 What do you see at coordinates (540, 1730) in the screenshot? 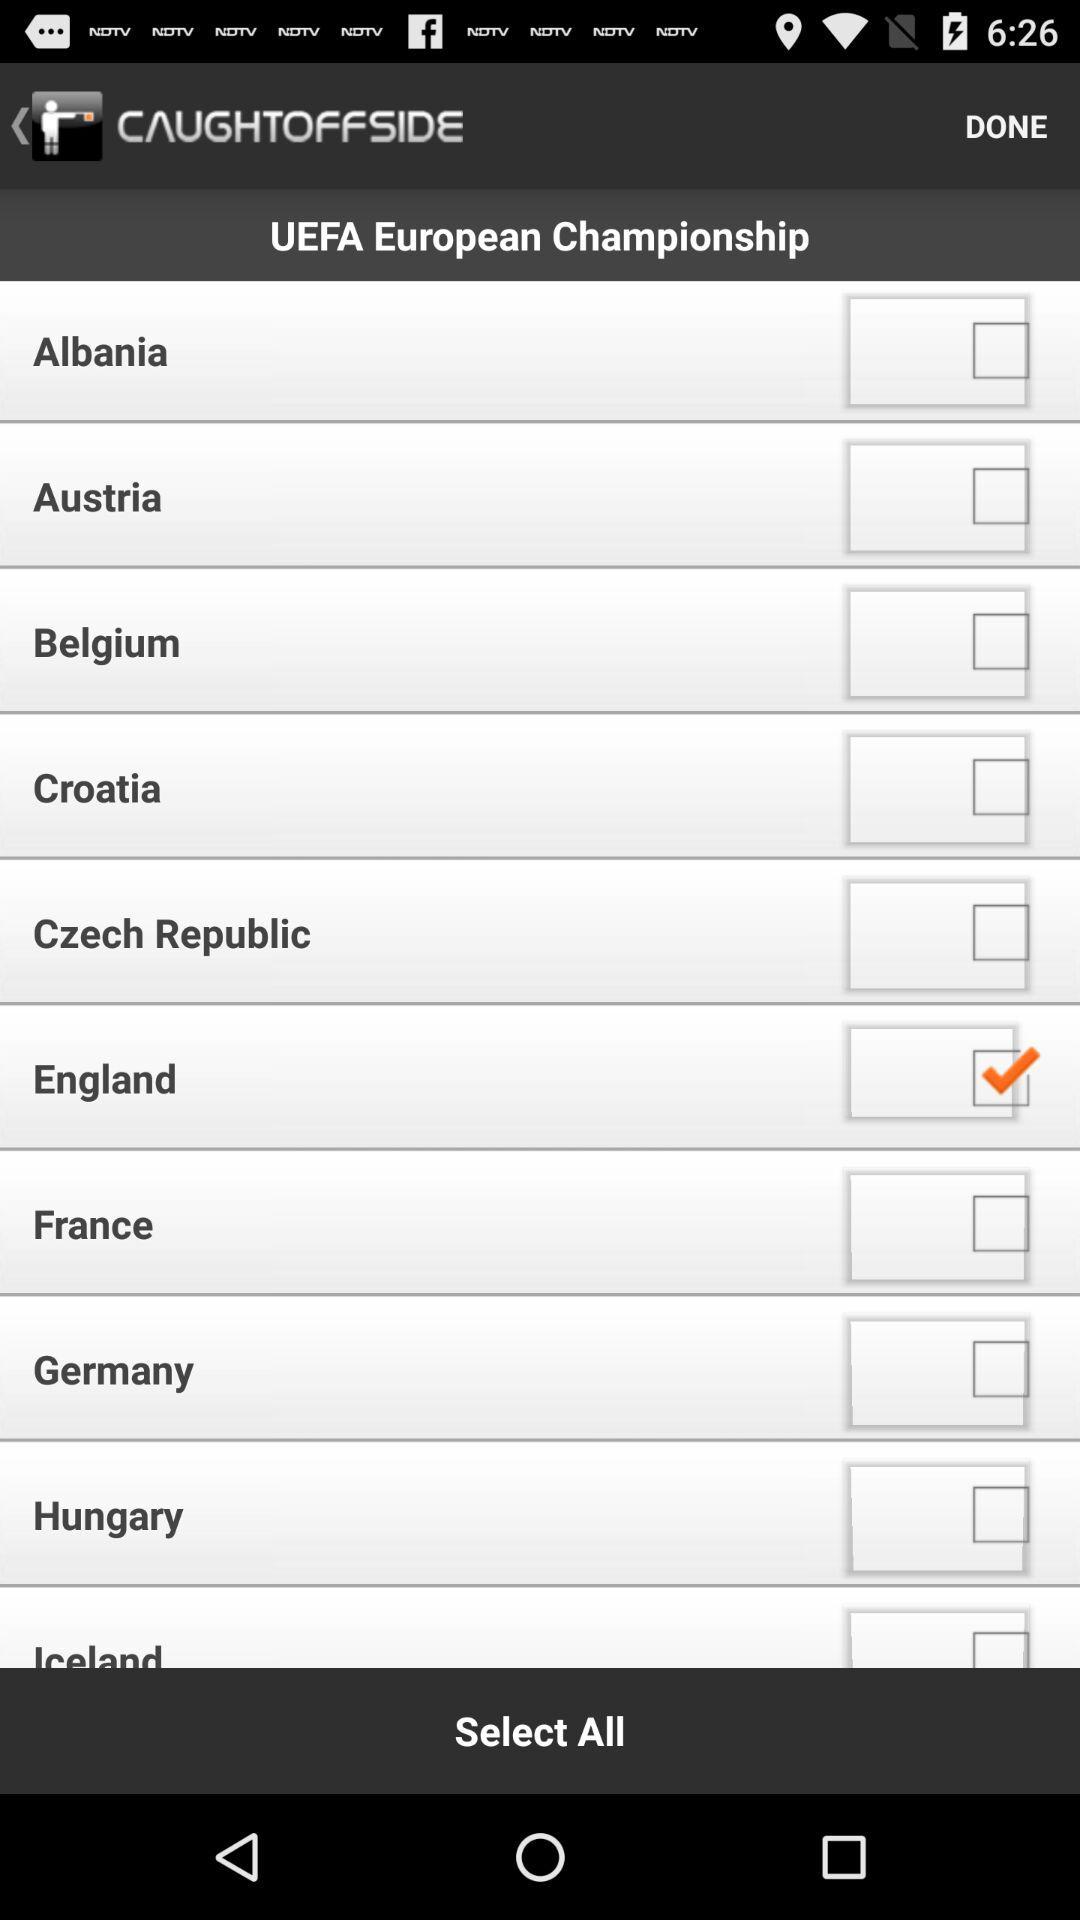
I see `the select all` at bounding box center [540, 1730].